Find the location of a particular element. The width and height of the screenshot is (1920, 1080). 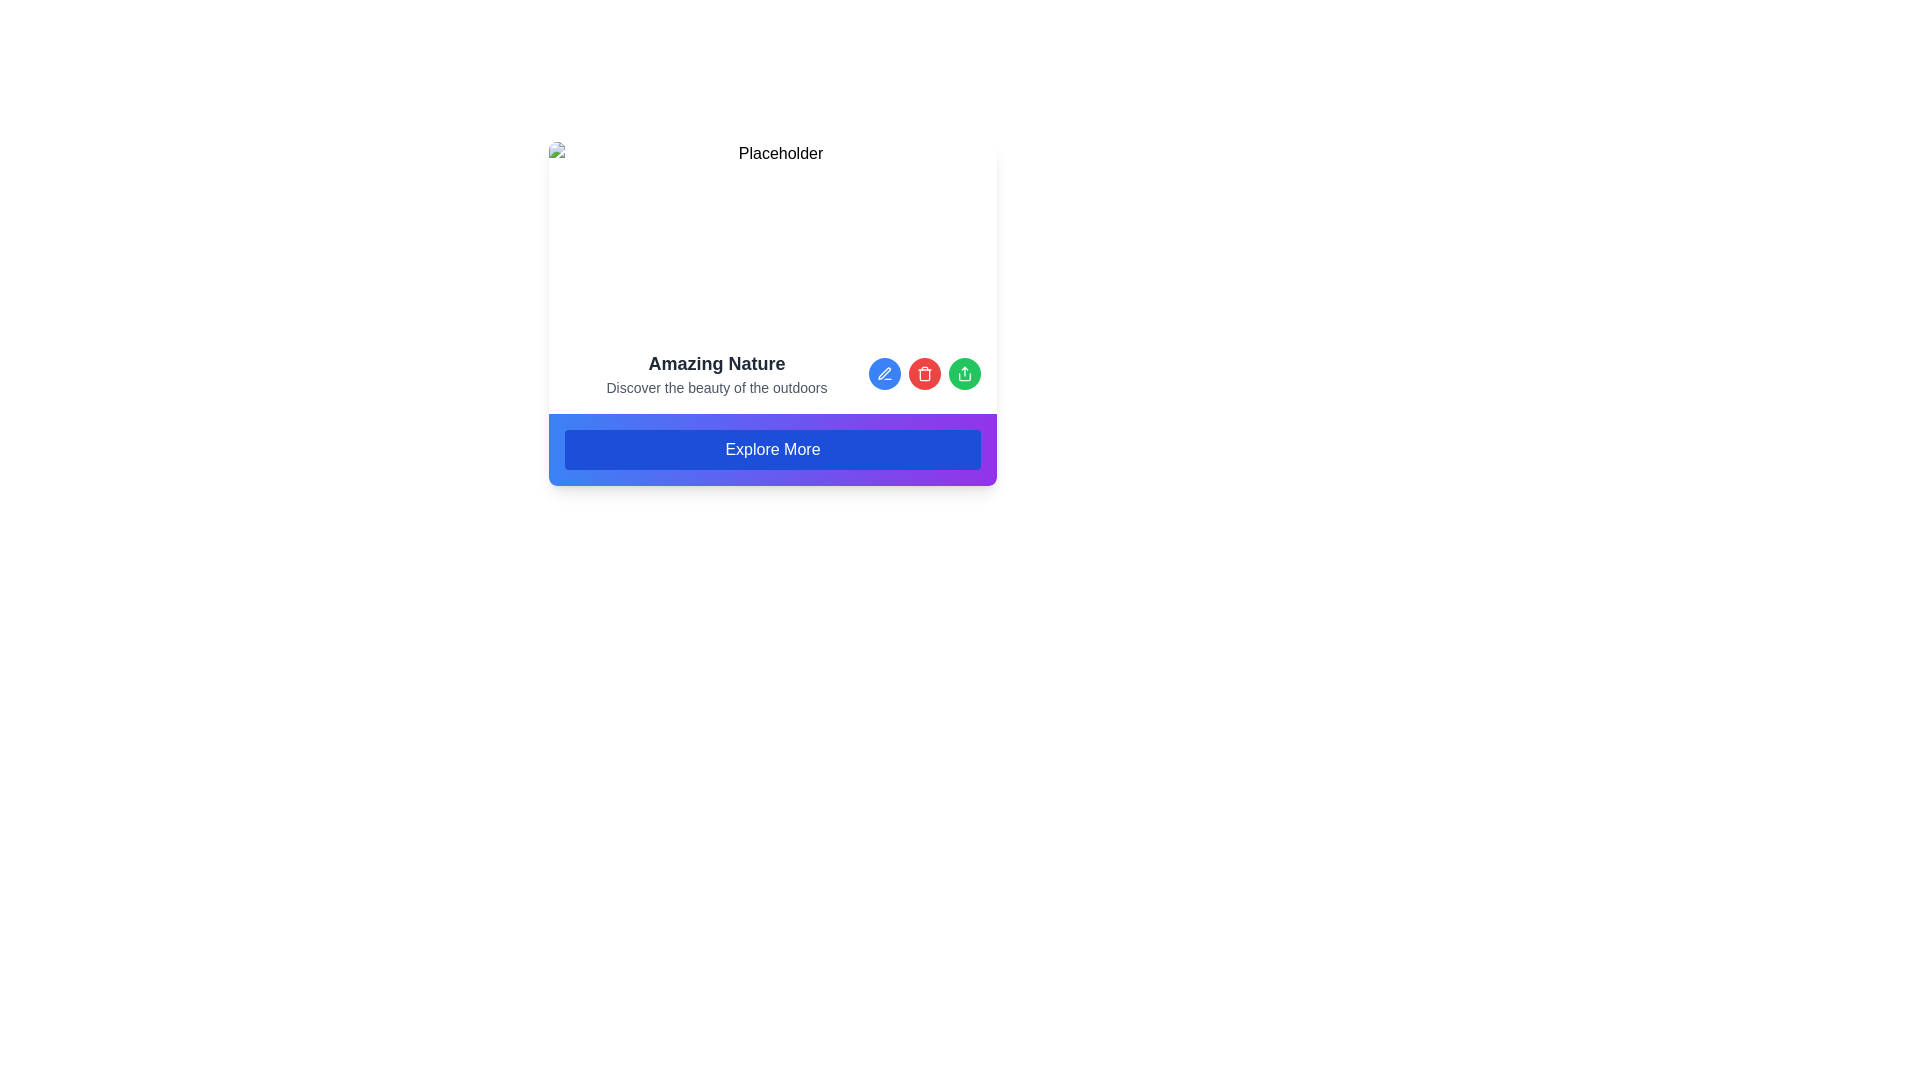

the share icon button located at the bottom-right corner of the card, part of a group of circular icons is located at coordinates (964, 374).